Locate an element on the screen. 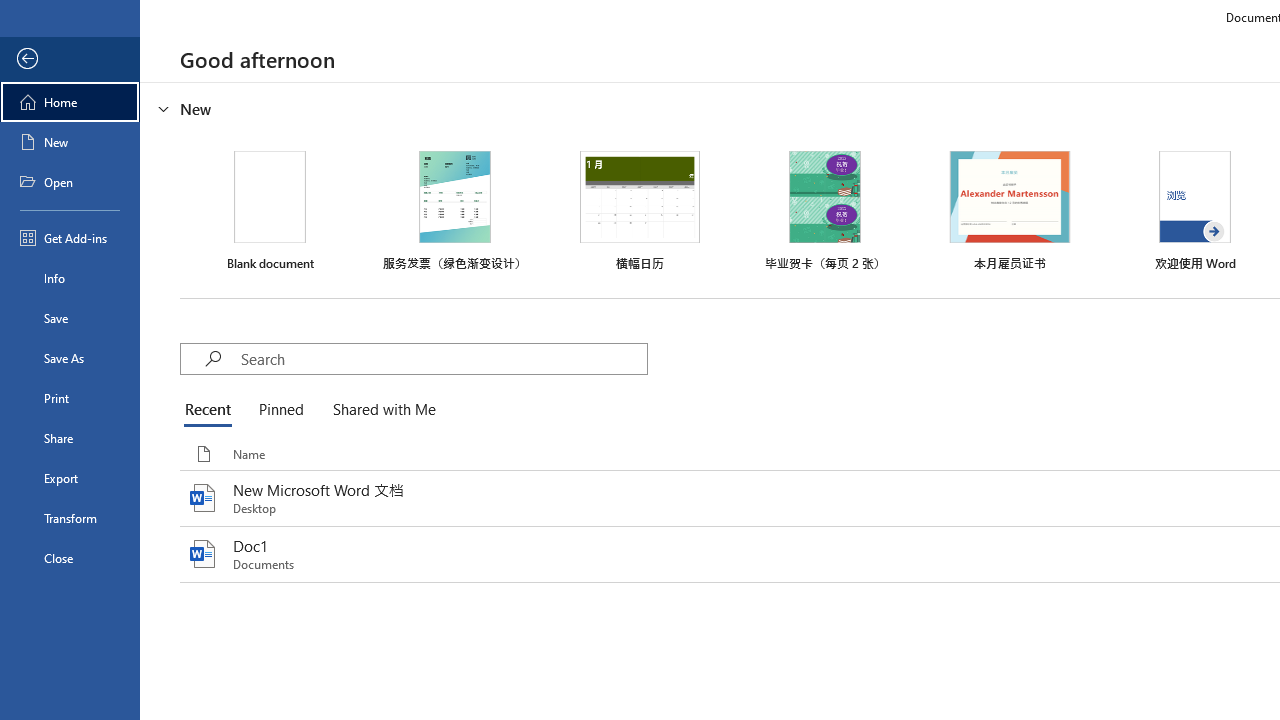 The height and width of the screenshot is (720, 1280). 'Hide or show region' is located at coordinates (164, 109).